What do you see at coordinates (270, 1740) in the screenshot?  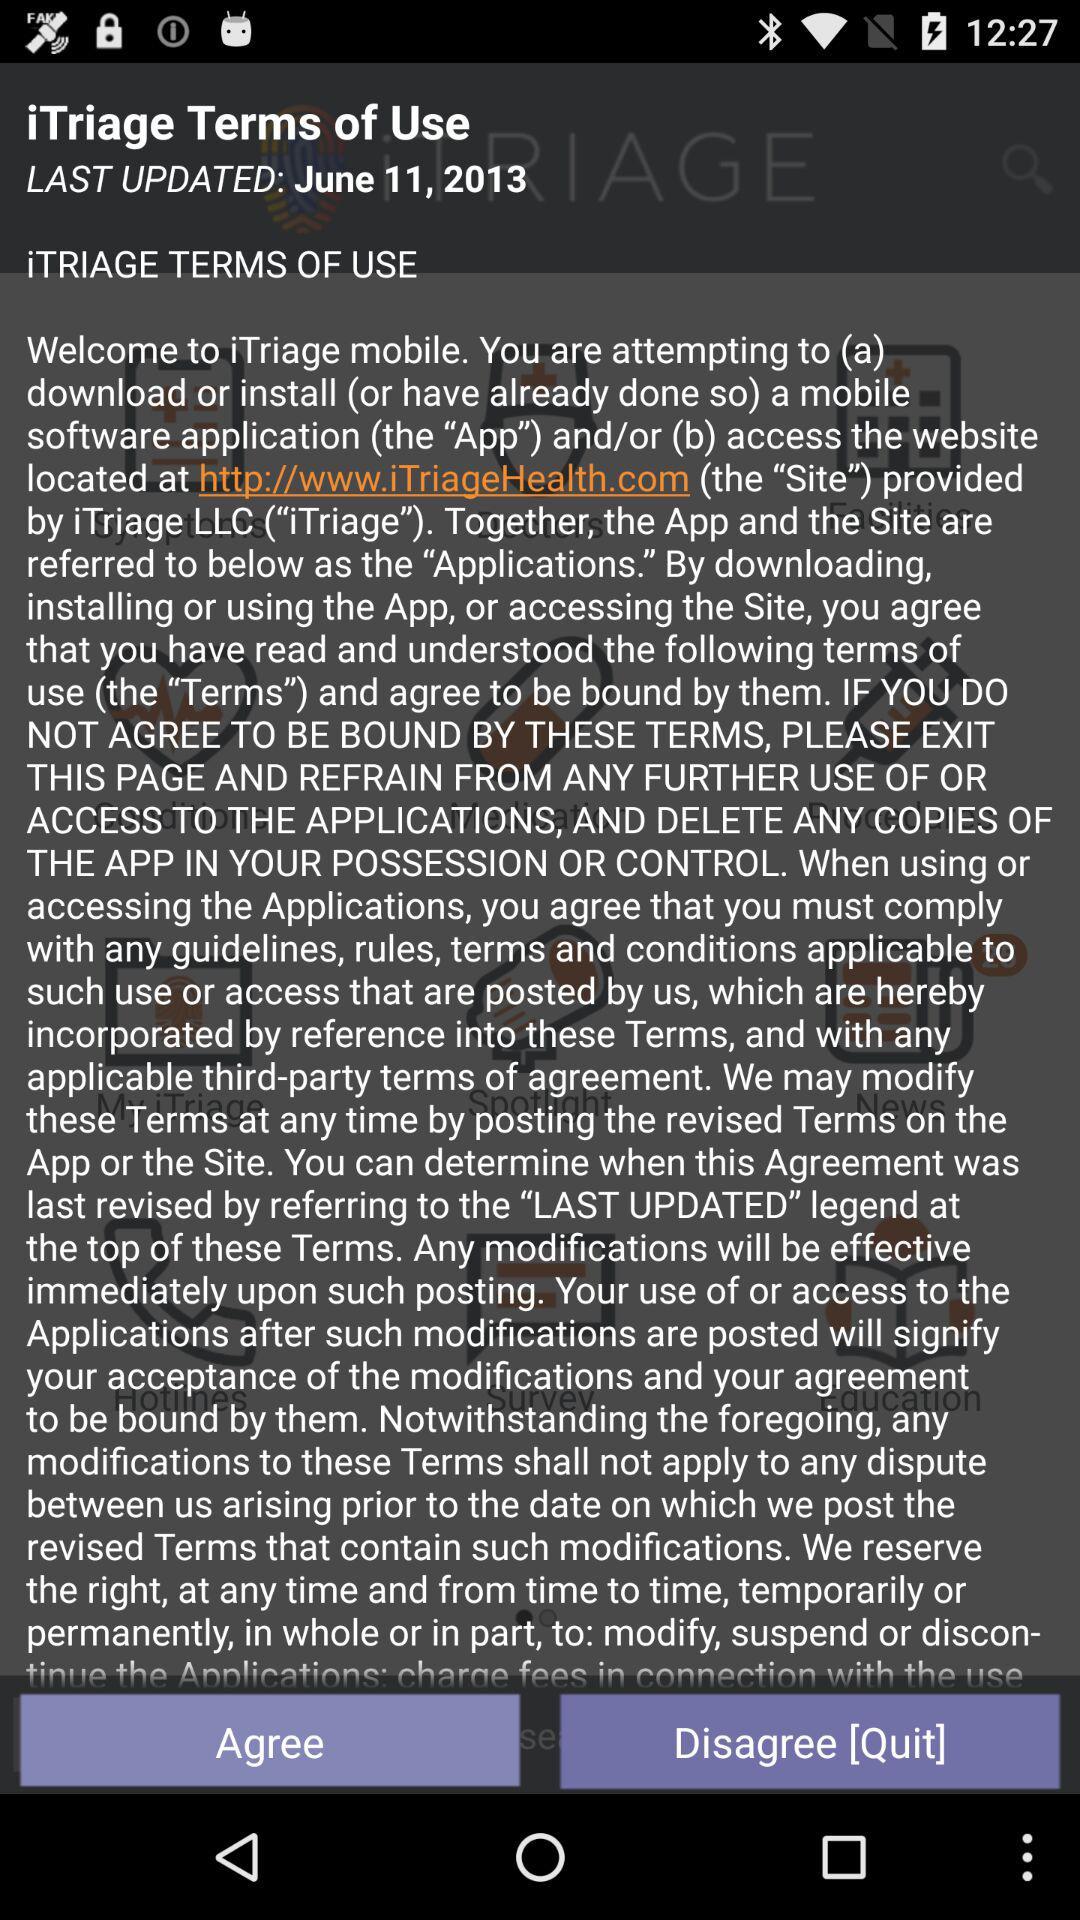 I see `item next to the disagree [quit]` at bounding box center [270, 1740].